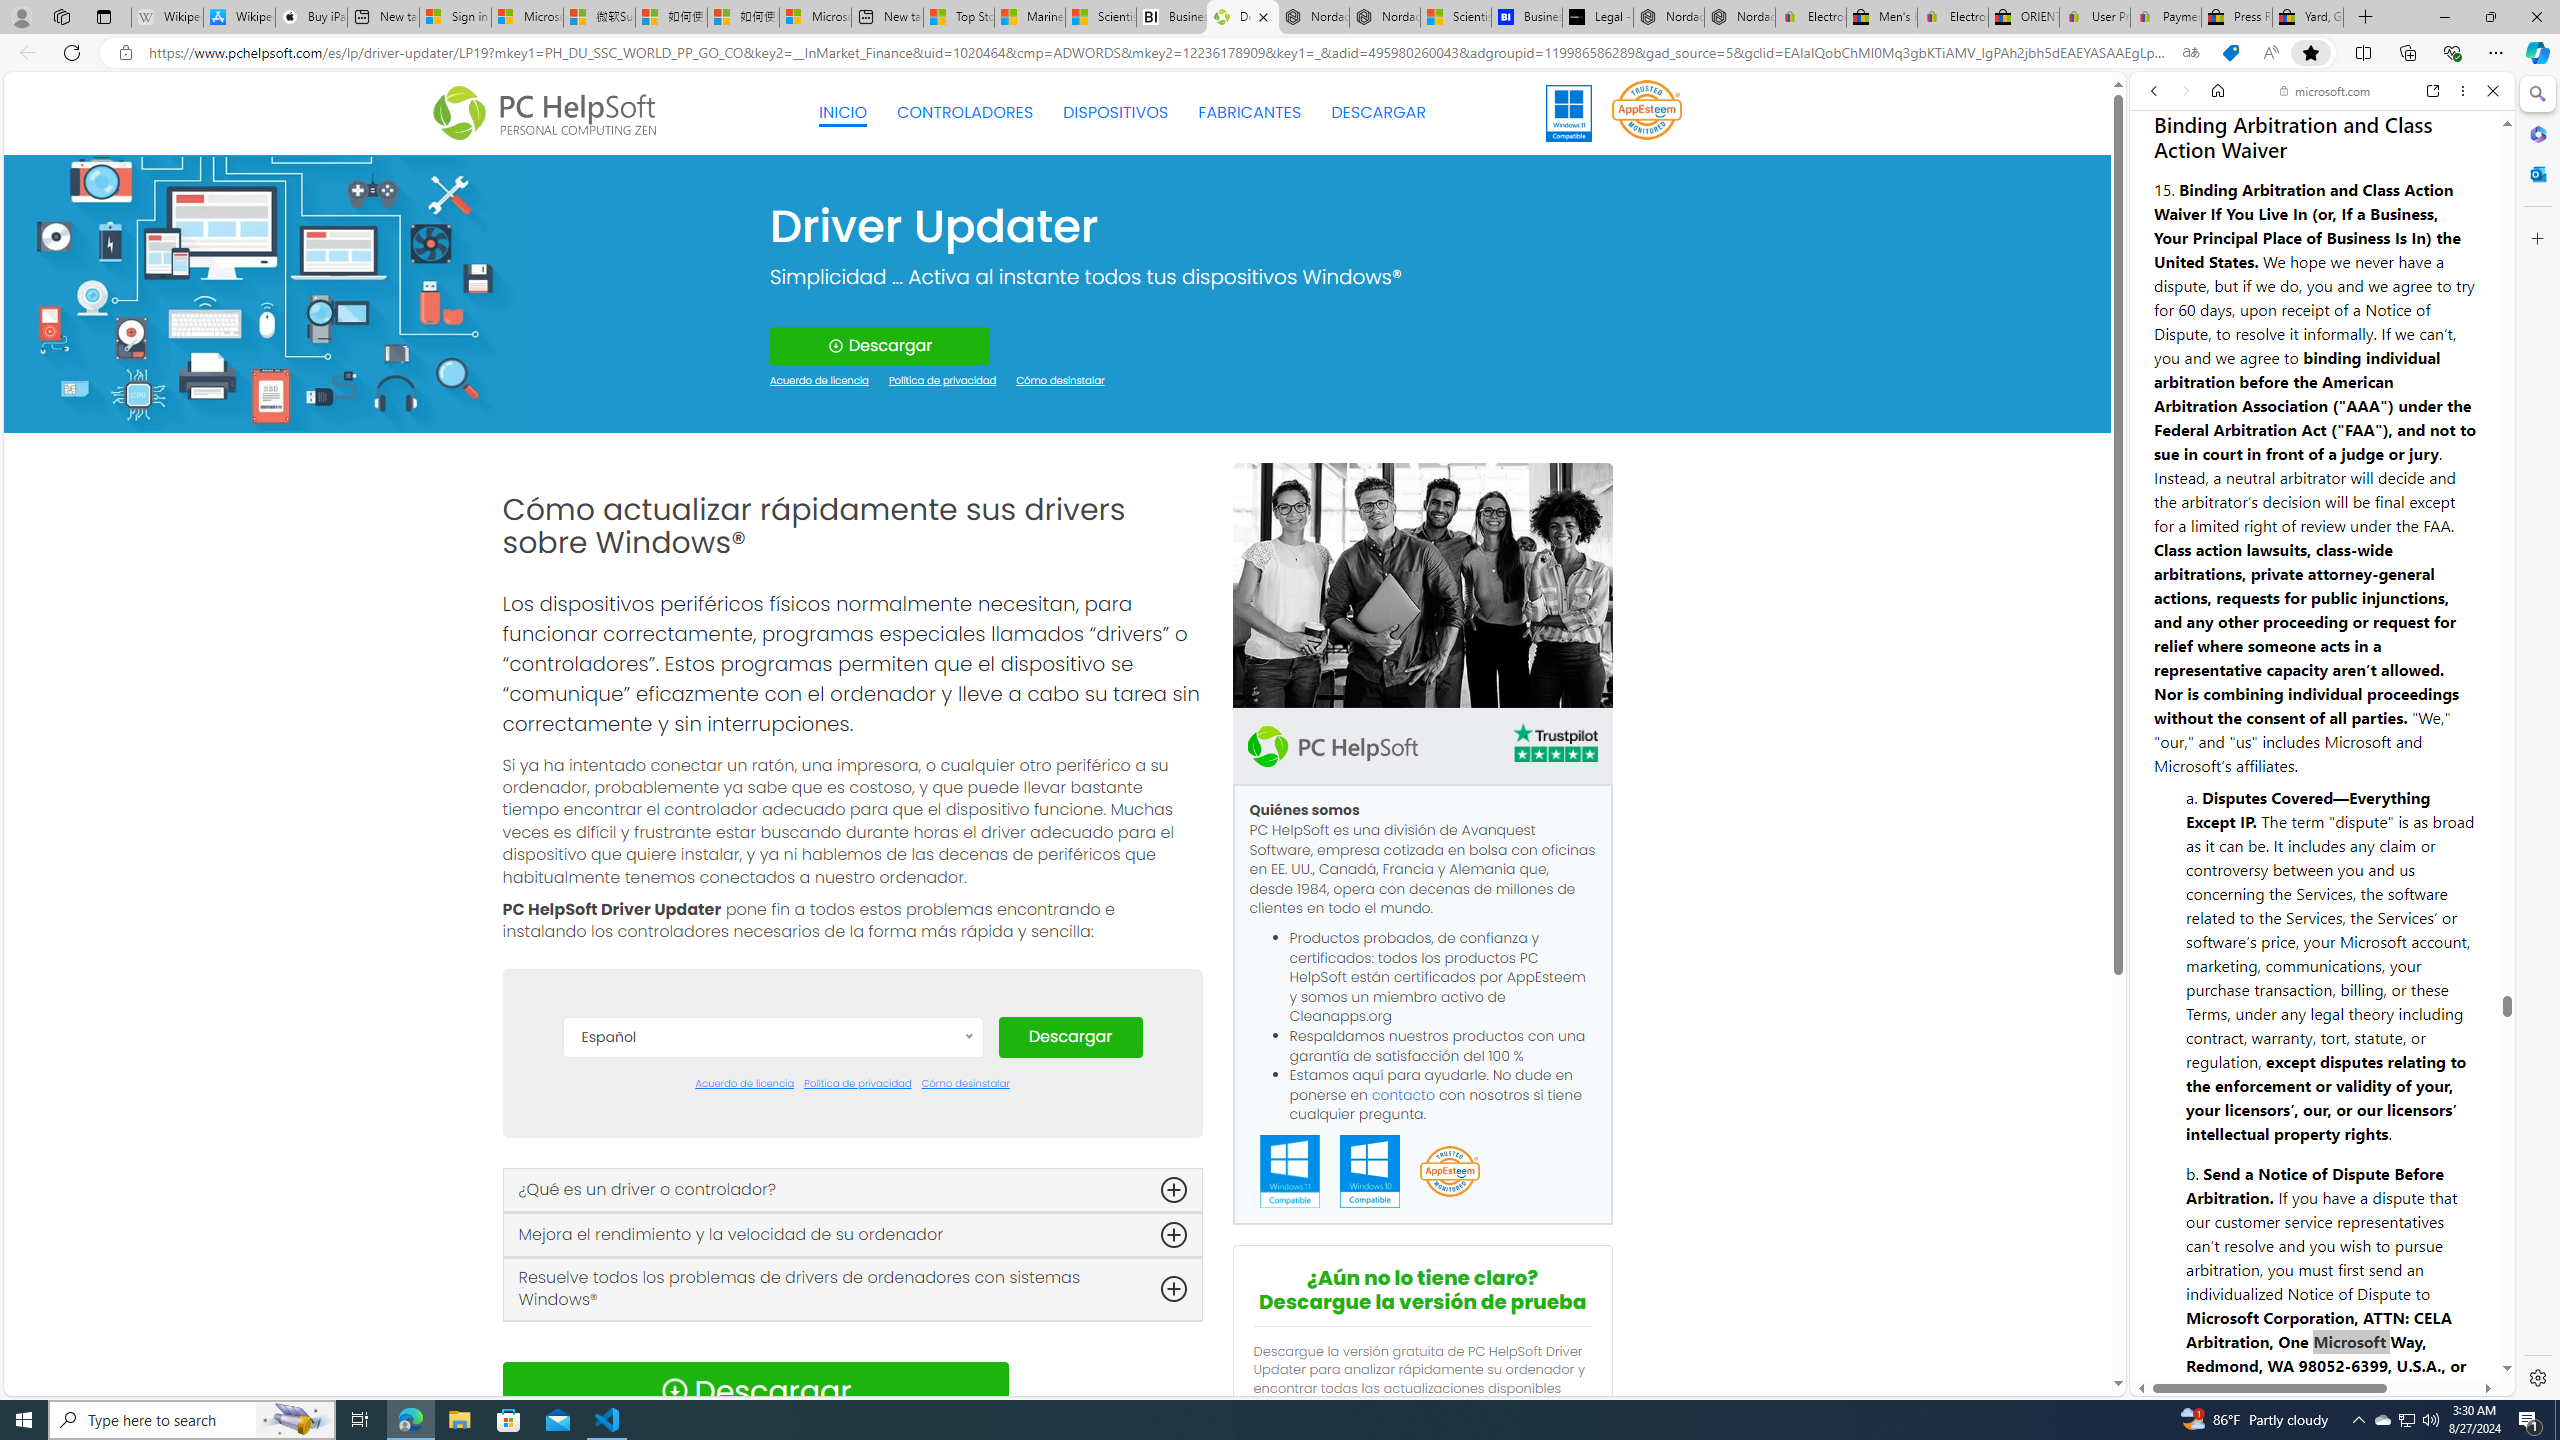 The height and width of the screenshot is (1440, 2560). I want to click on 'PCHelpsoft', so click(1332, 744).